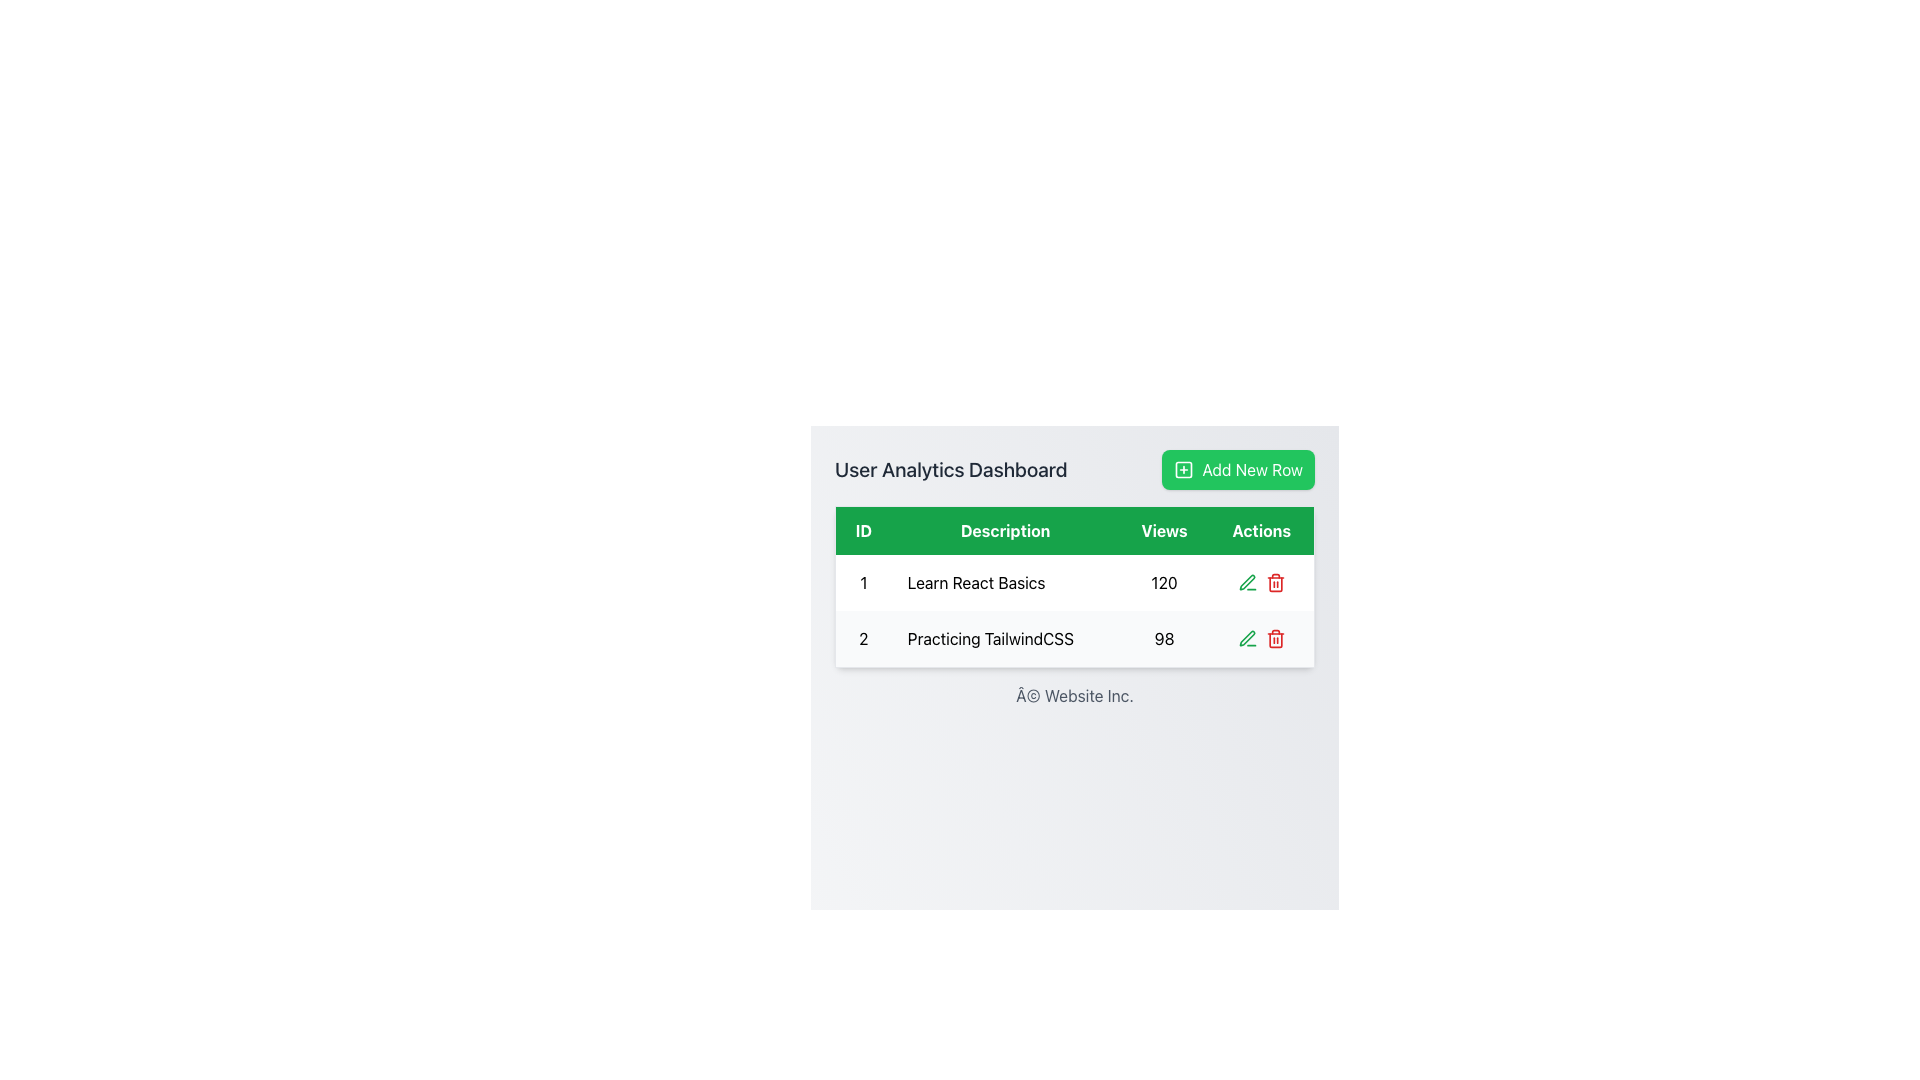  I want to click on the green pencil icon in the second row of the 'Actions' column in the 'User Analytics Dashboard', so click(1246, 582).